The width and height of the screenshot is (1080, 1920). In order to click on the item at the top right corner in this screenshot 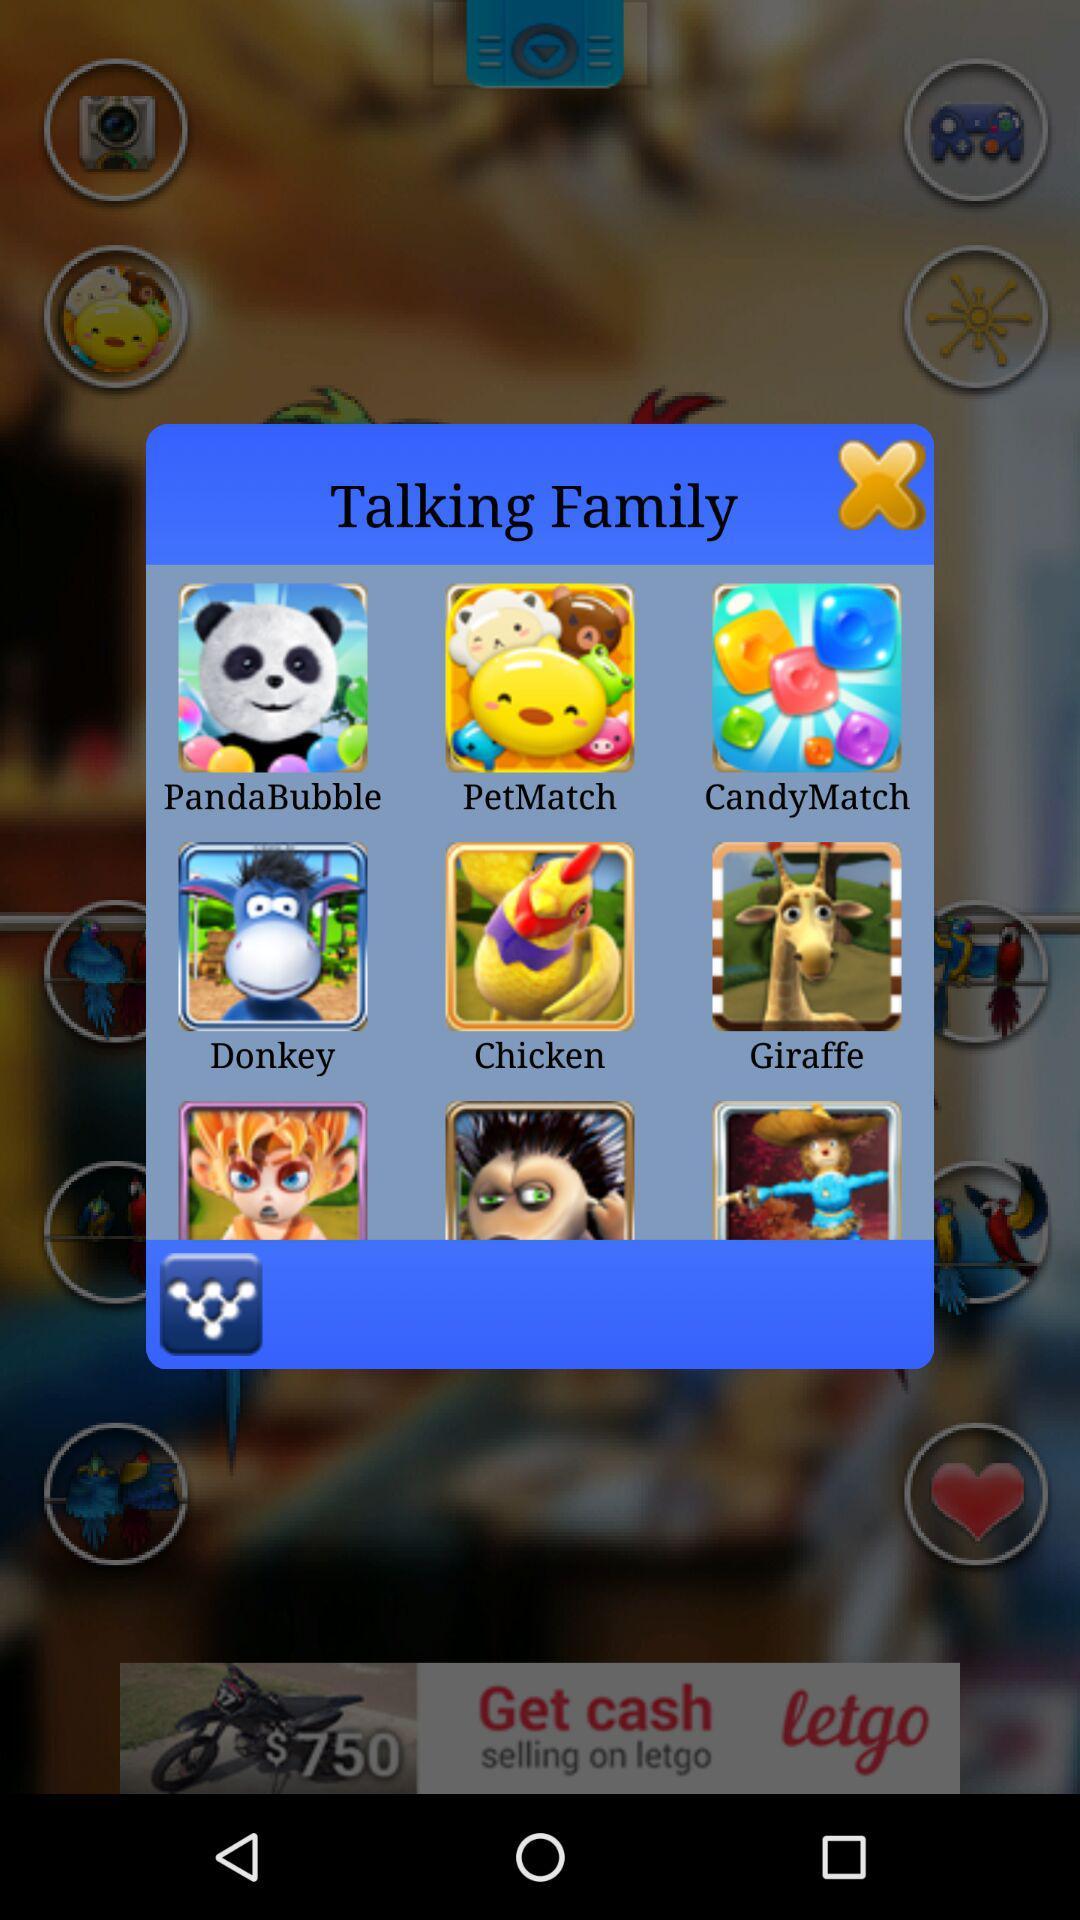, I will do `click(881, 484)`.